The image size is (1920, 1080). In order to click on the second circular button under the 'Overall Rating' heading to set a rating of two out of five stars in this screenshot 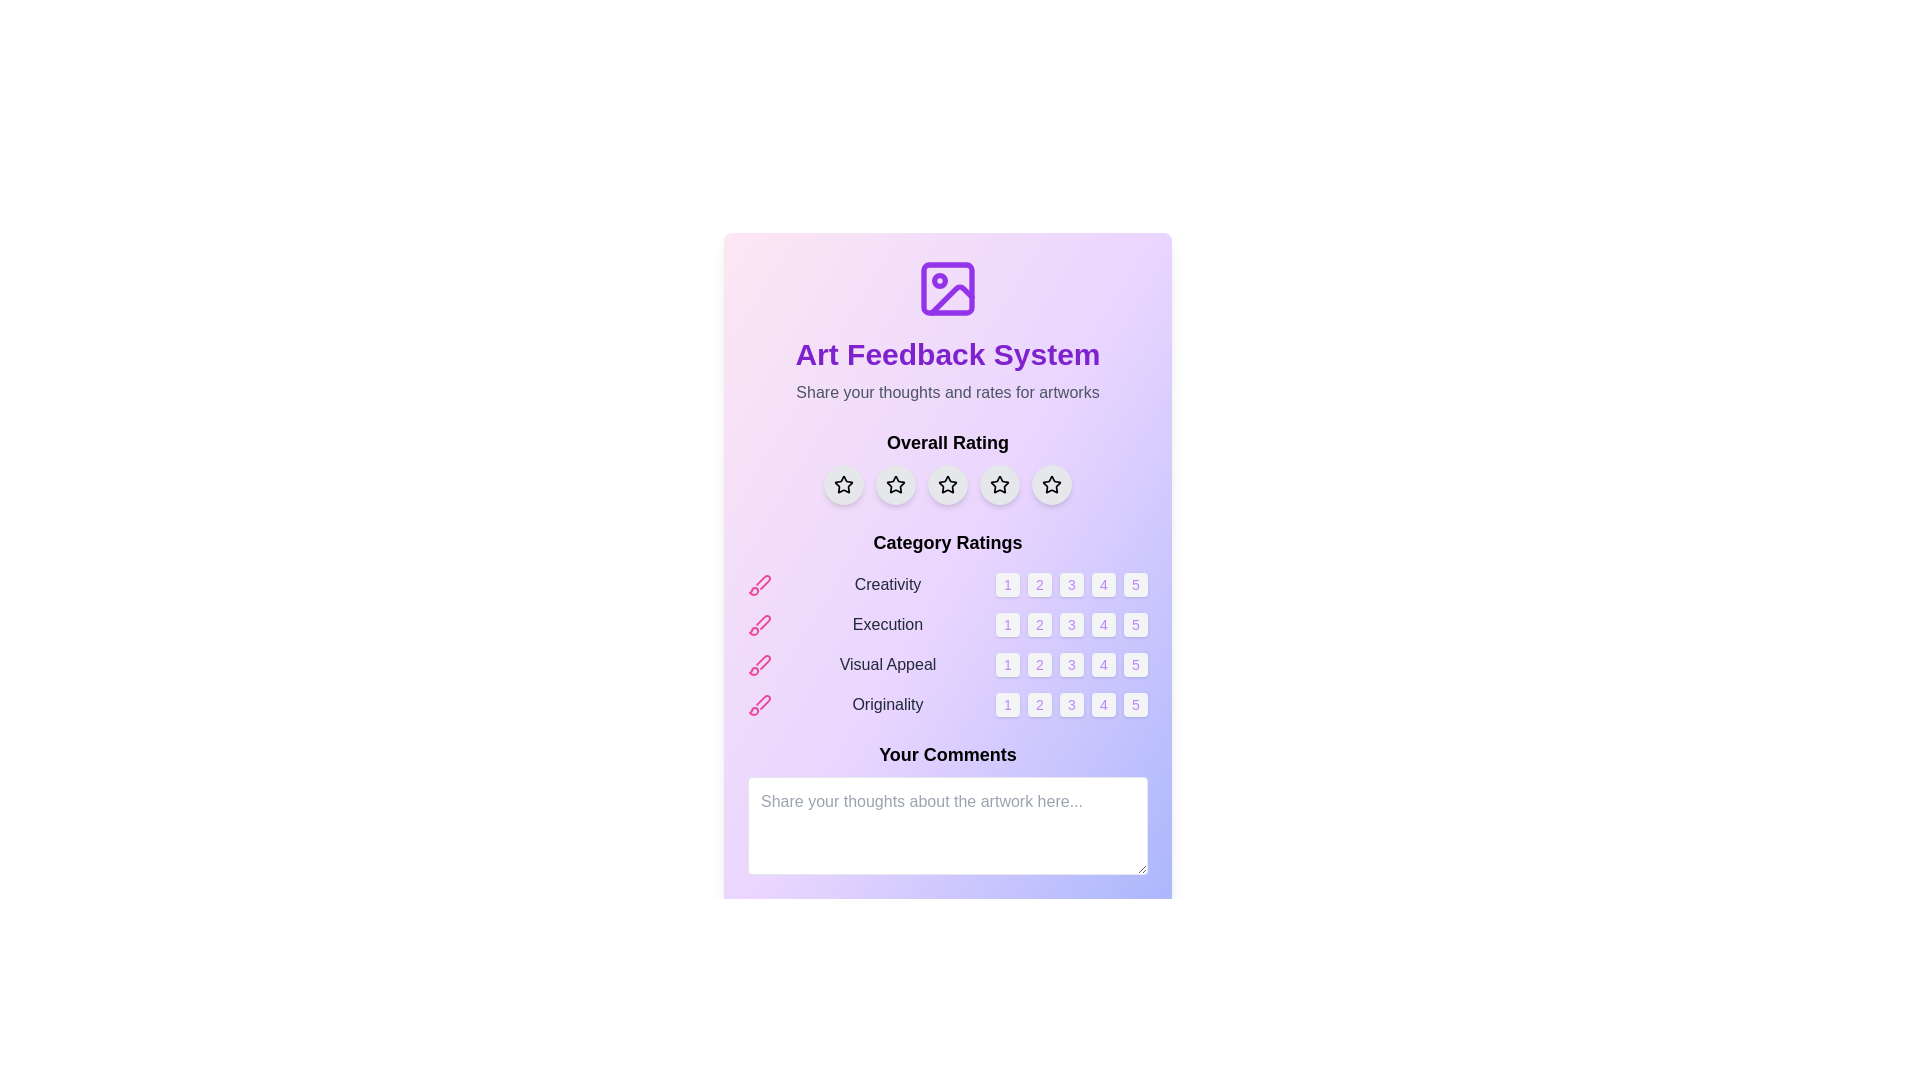, I will do `click(895, 485)`.